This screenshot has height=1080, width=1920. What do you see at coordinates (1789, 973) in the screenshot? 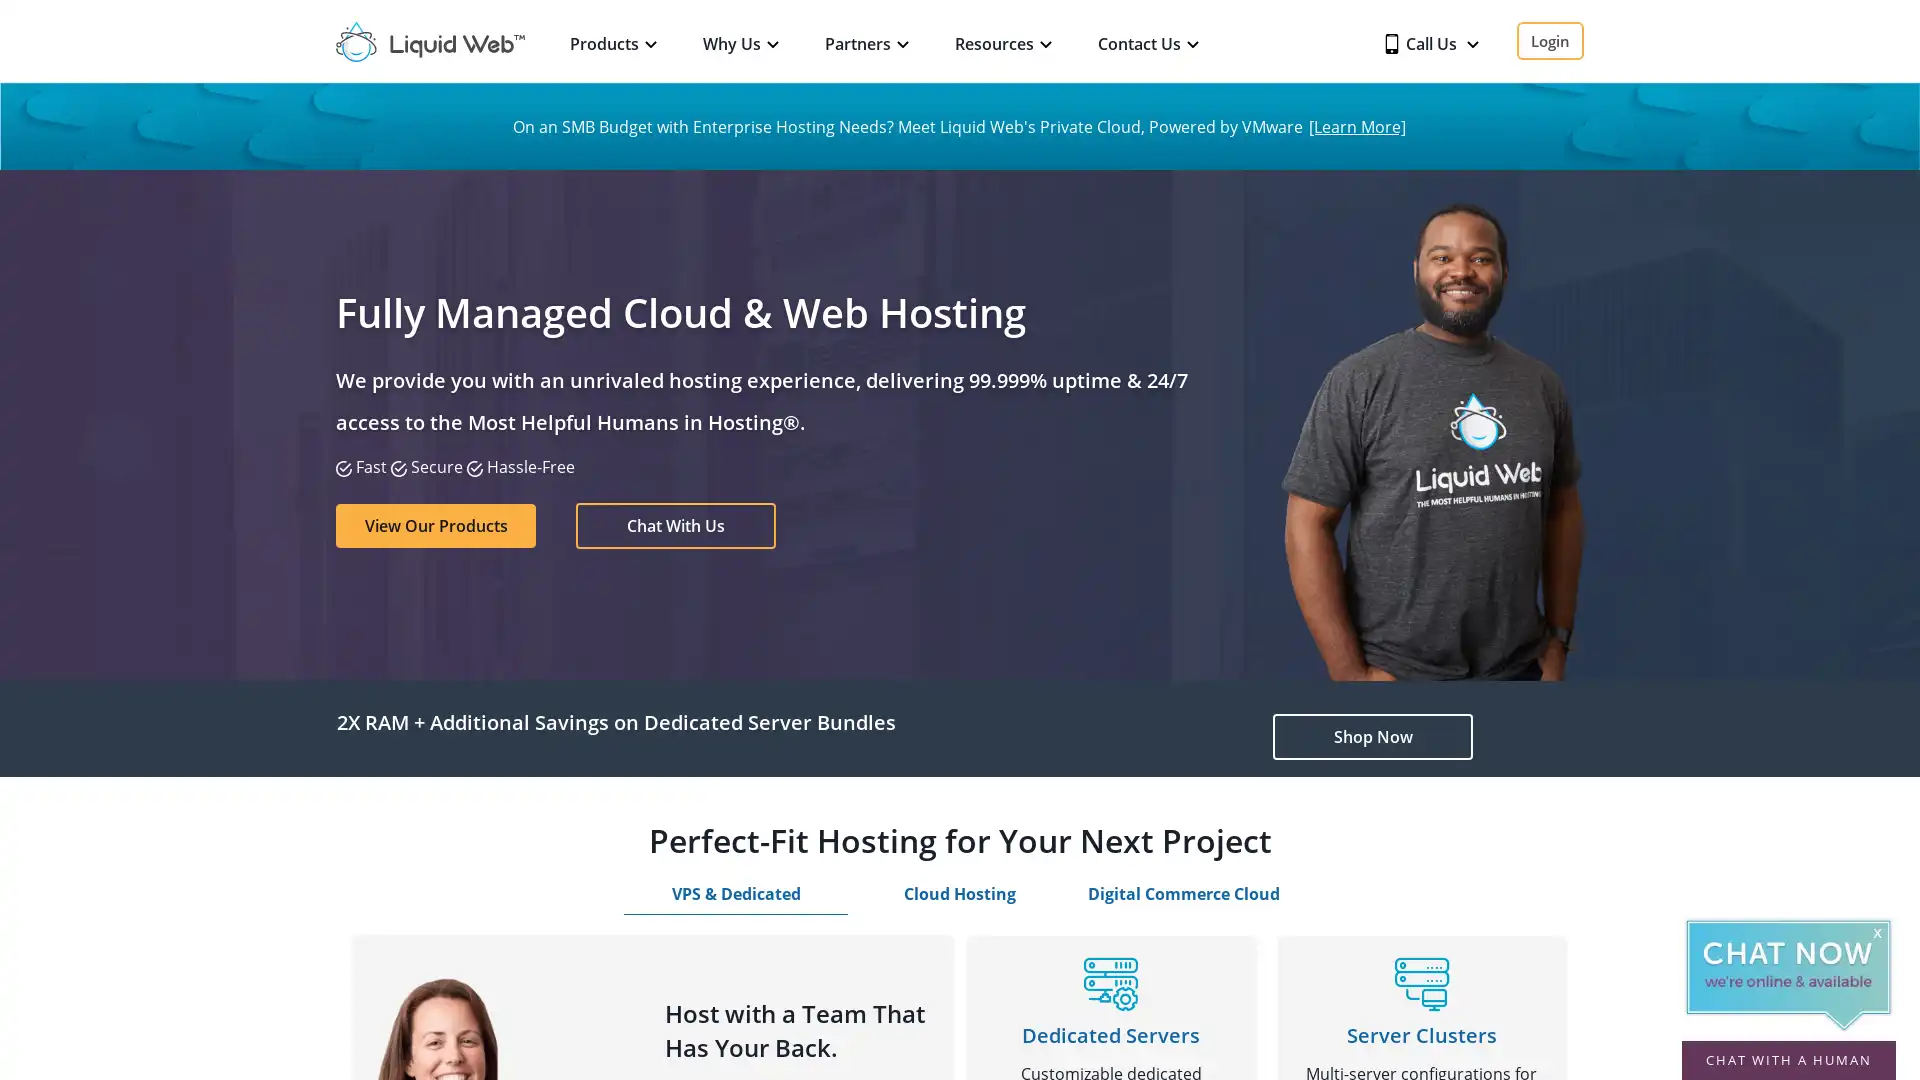
I see `Chat Now` at bounding box center [1789, 973].